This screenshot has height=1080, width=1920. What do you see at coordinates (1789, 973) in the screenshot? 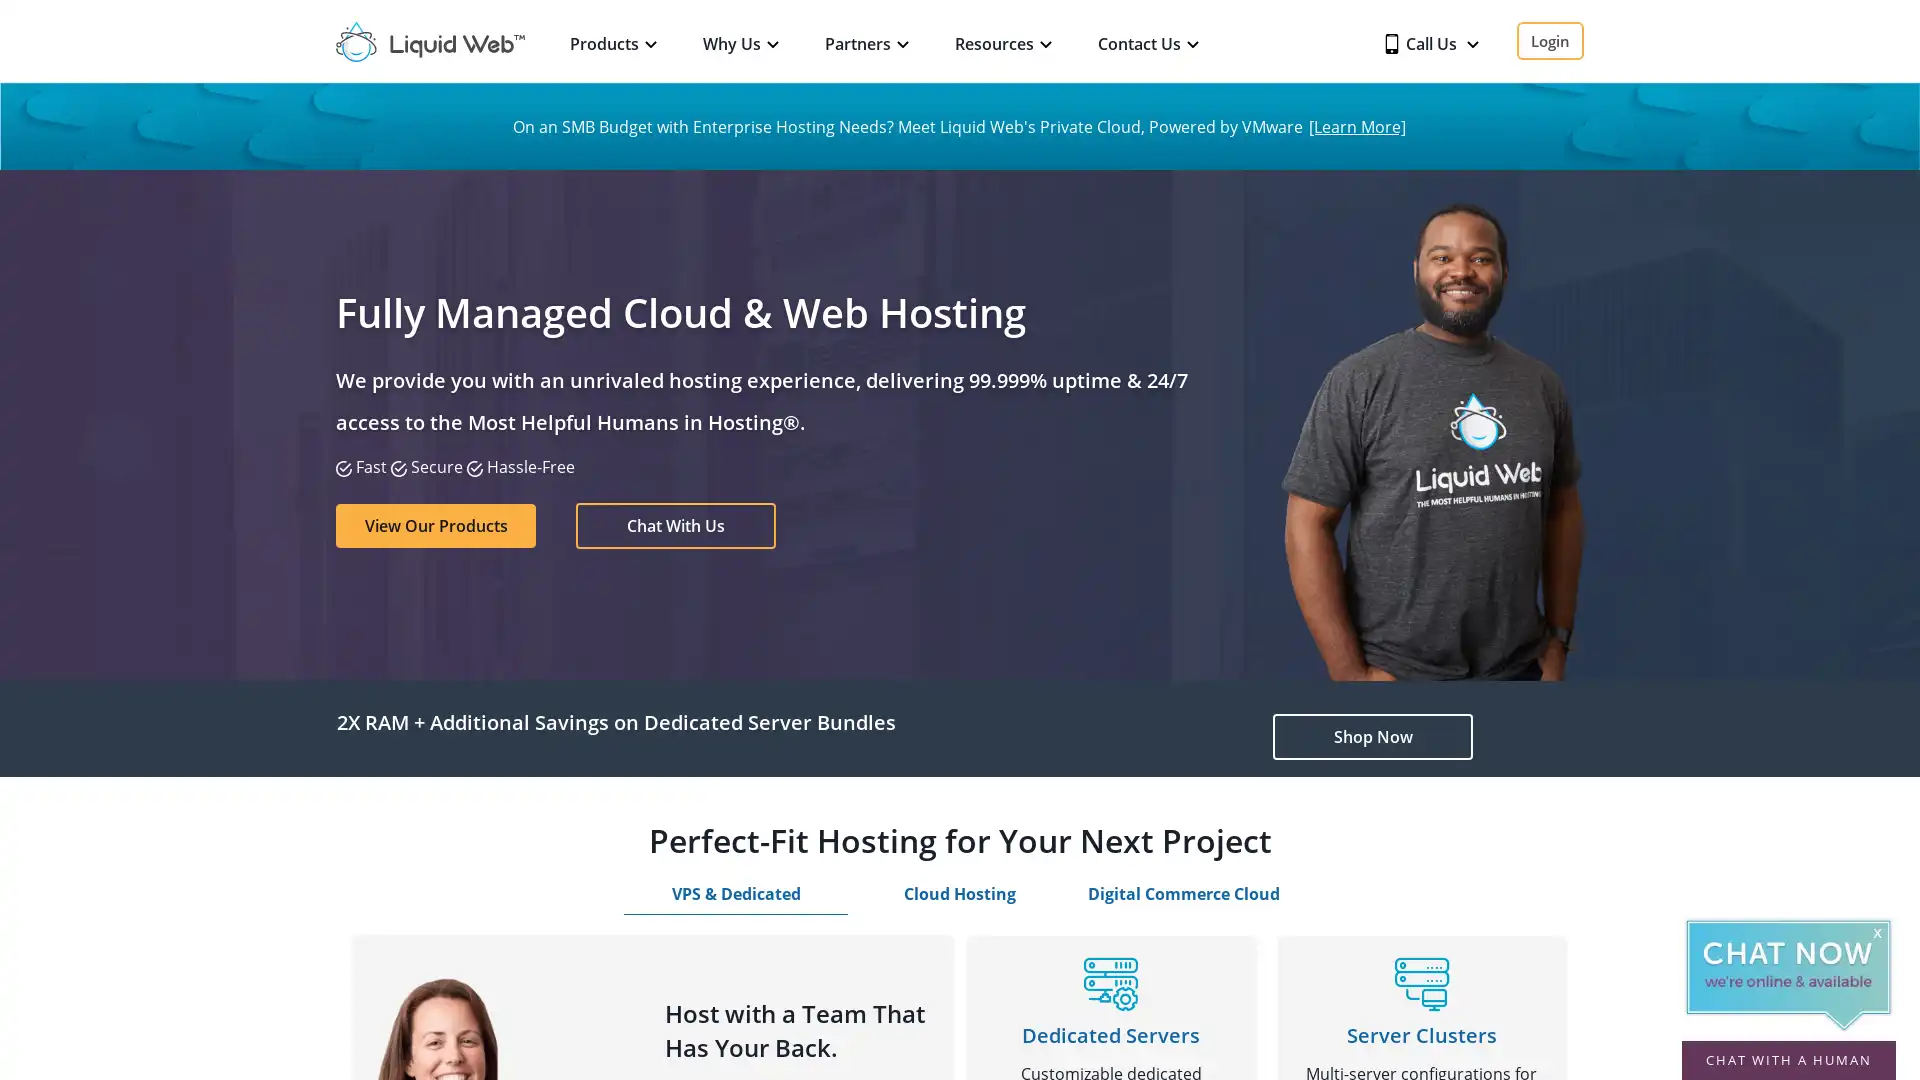
I see `Chat Now` at bounding box center [1789, 973].